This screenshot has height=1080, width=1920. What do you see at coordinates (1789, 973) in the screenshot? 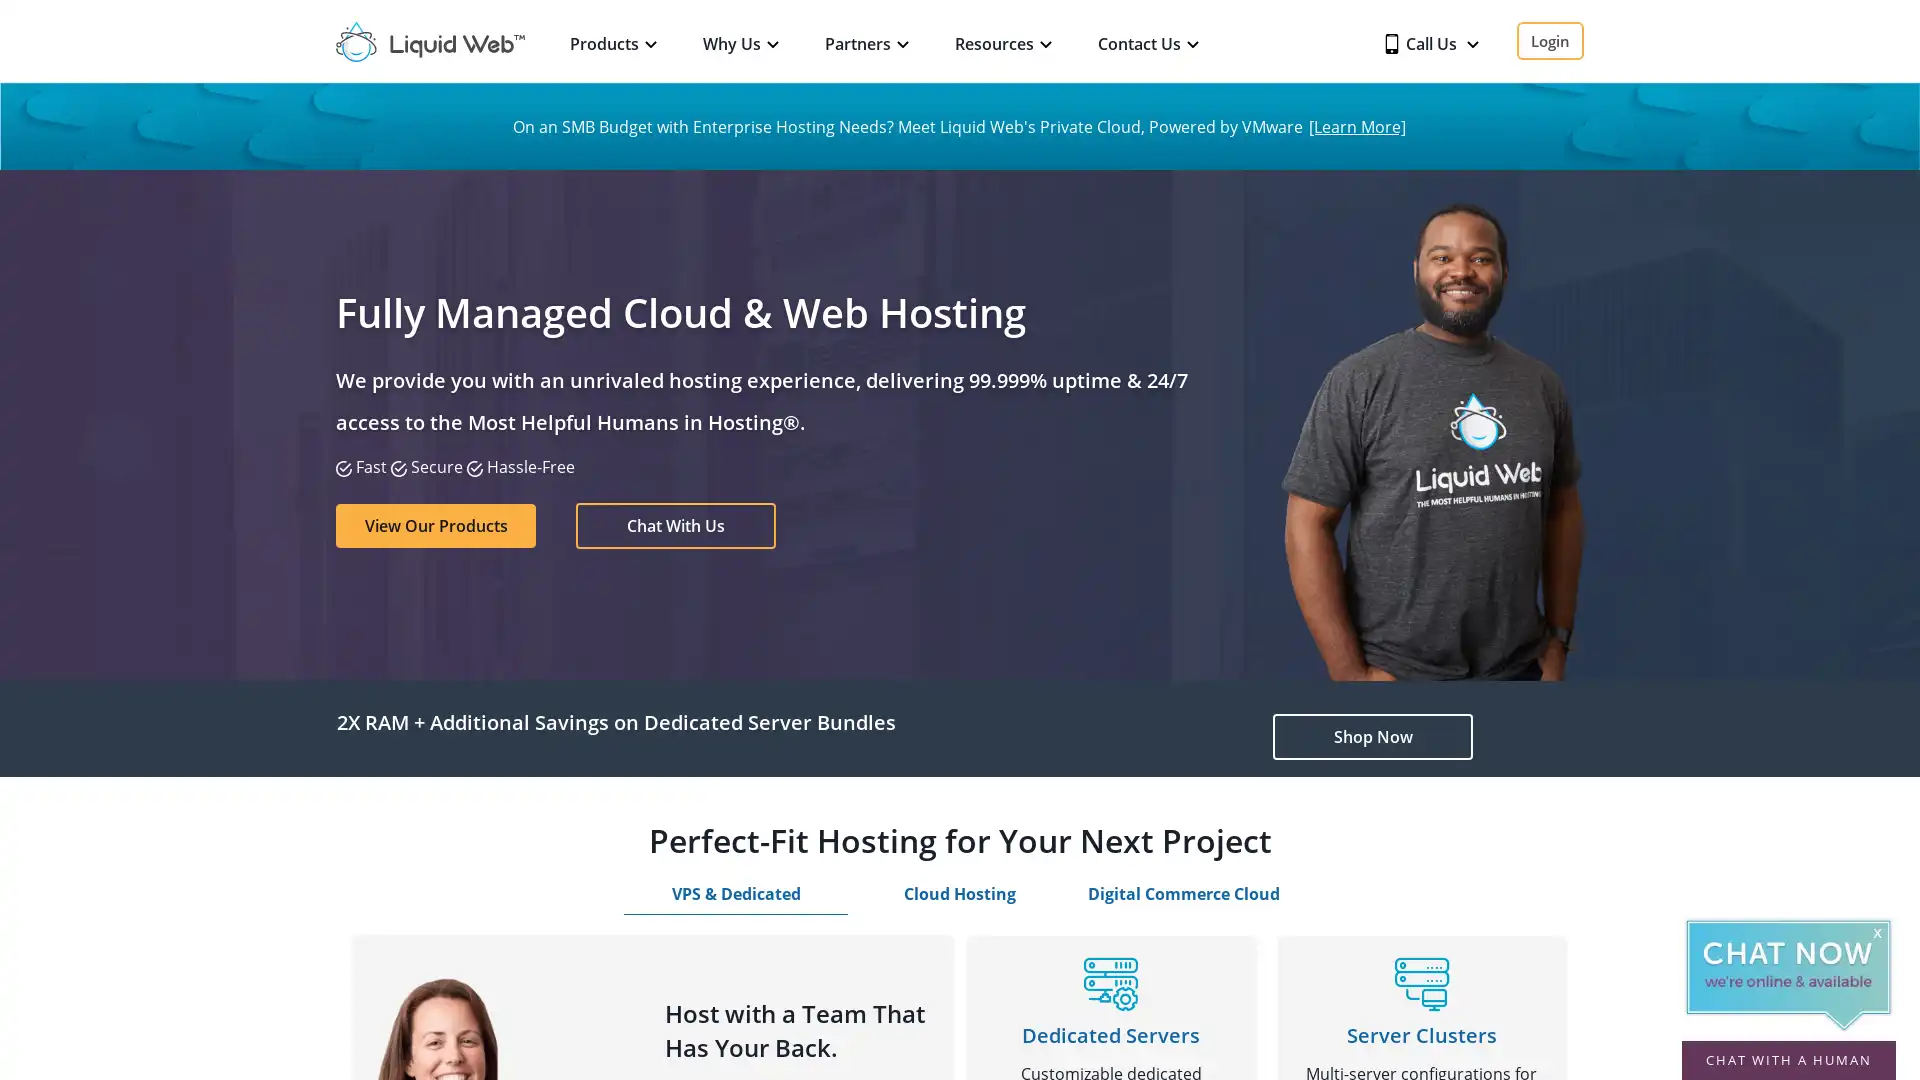
I see `Chat Now` at bounding box center [1789, 973].